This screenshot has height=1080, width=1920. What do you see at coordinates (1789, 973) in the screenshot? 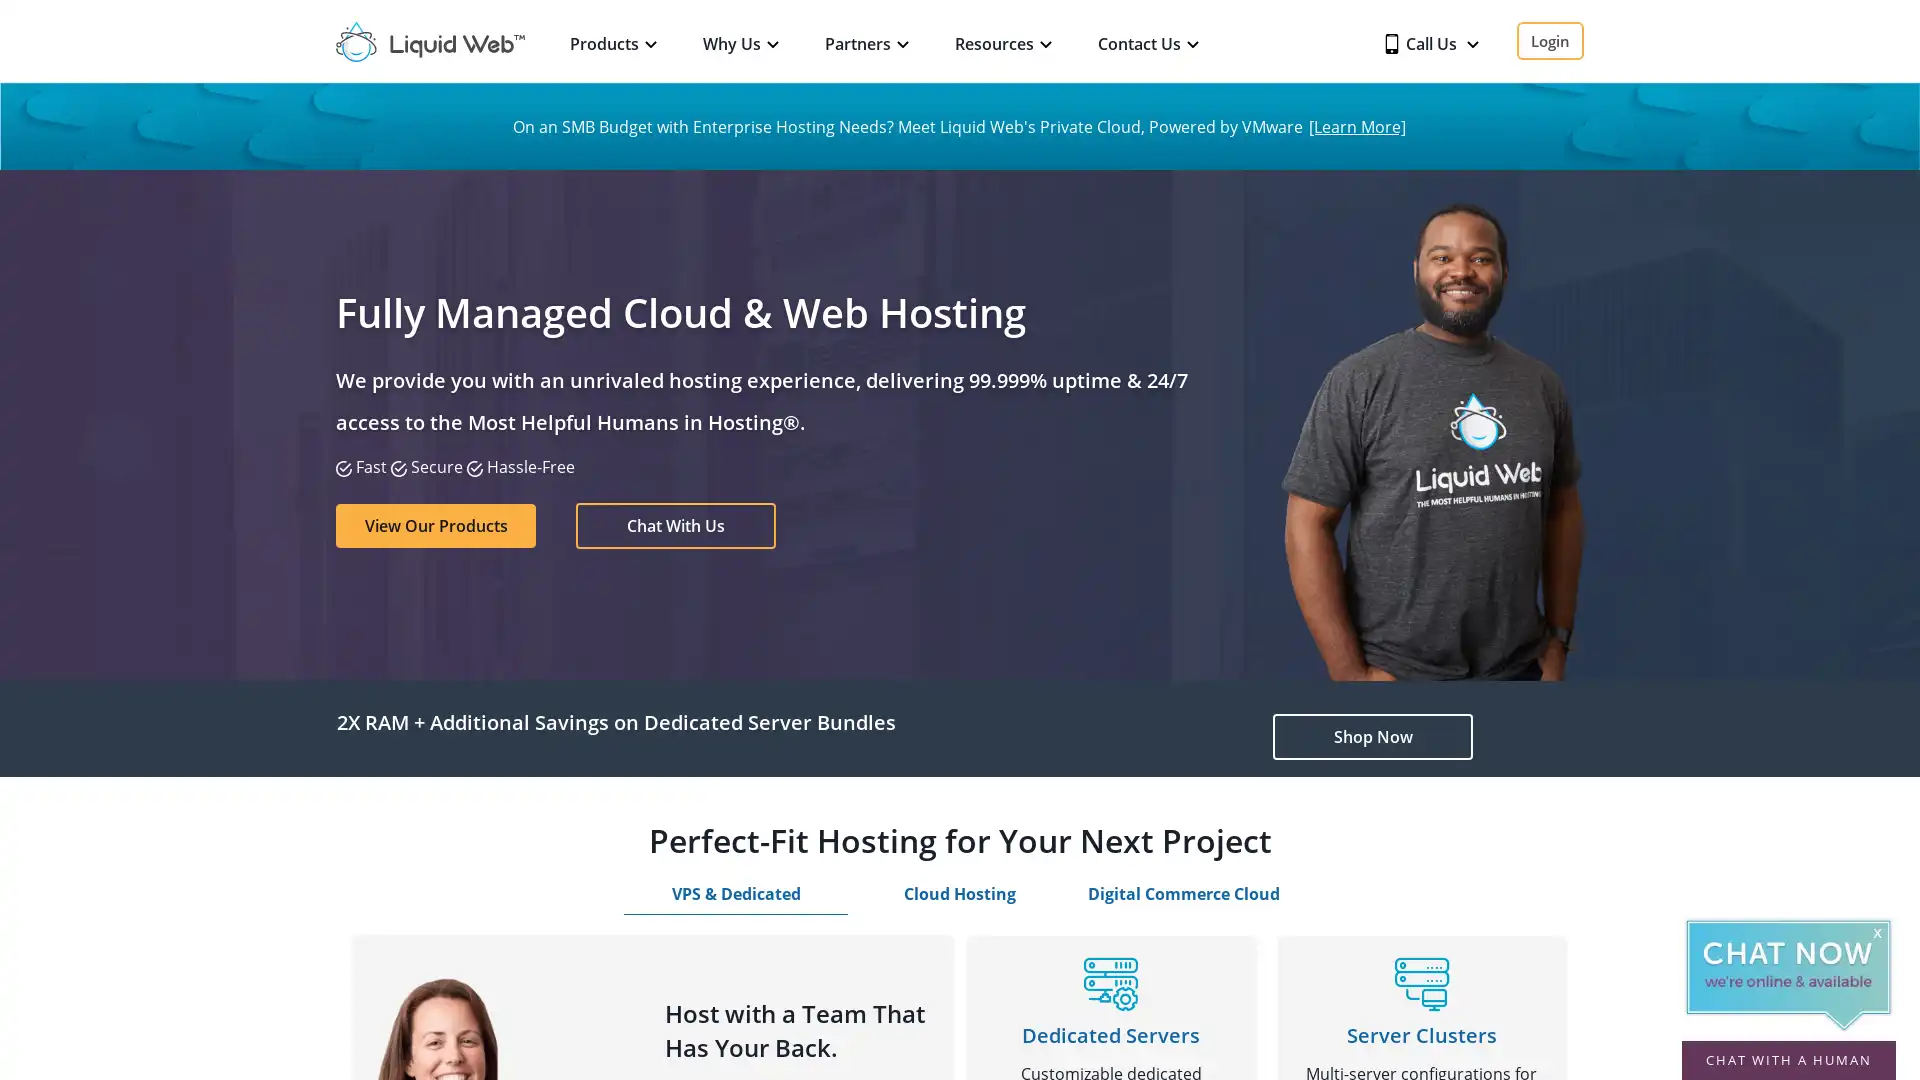
I see `Chat Now` at bounding box center [1789, 973].